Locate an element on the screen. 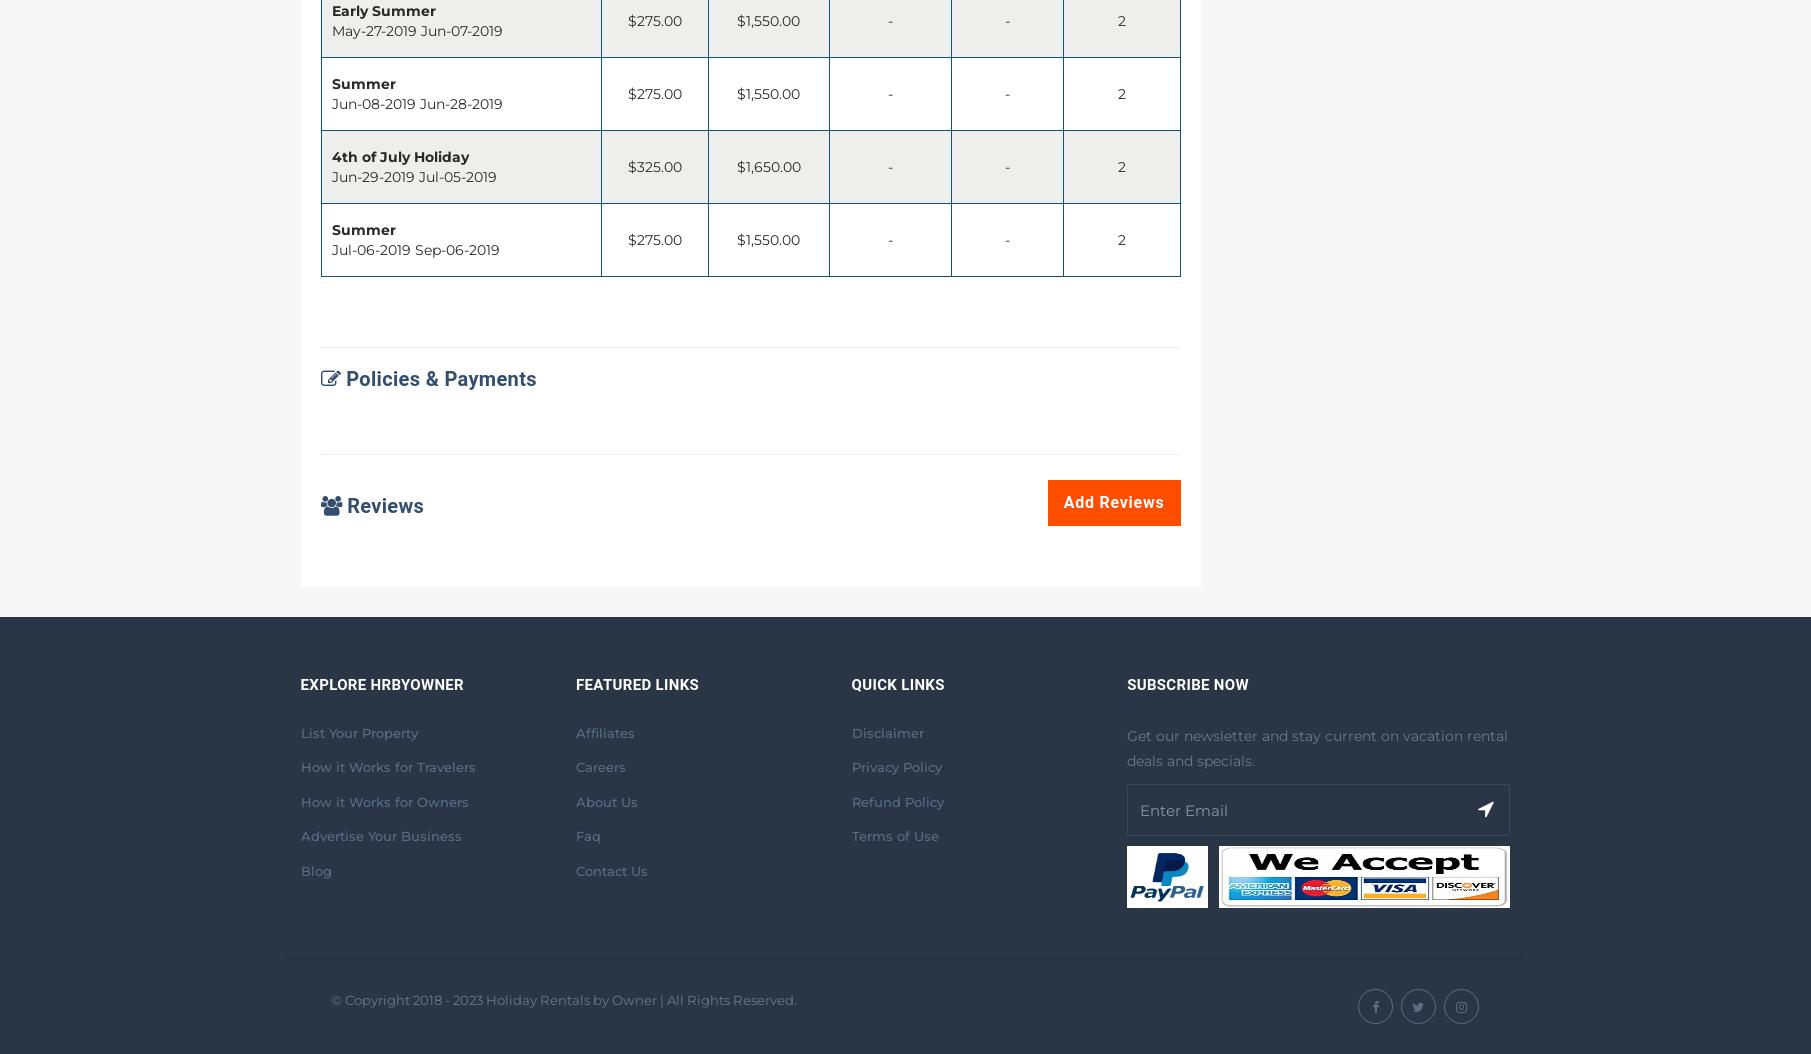  'EXPLORE HRBYOWNER' is located at coordinates (380, 684).